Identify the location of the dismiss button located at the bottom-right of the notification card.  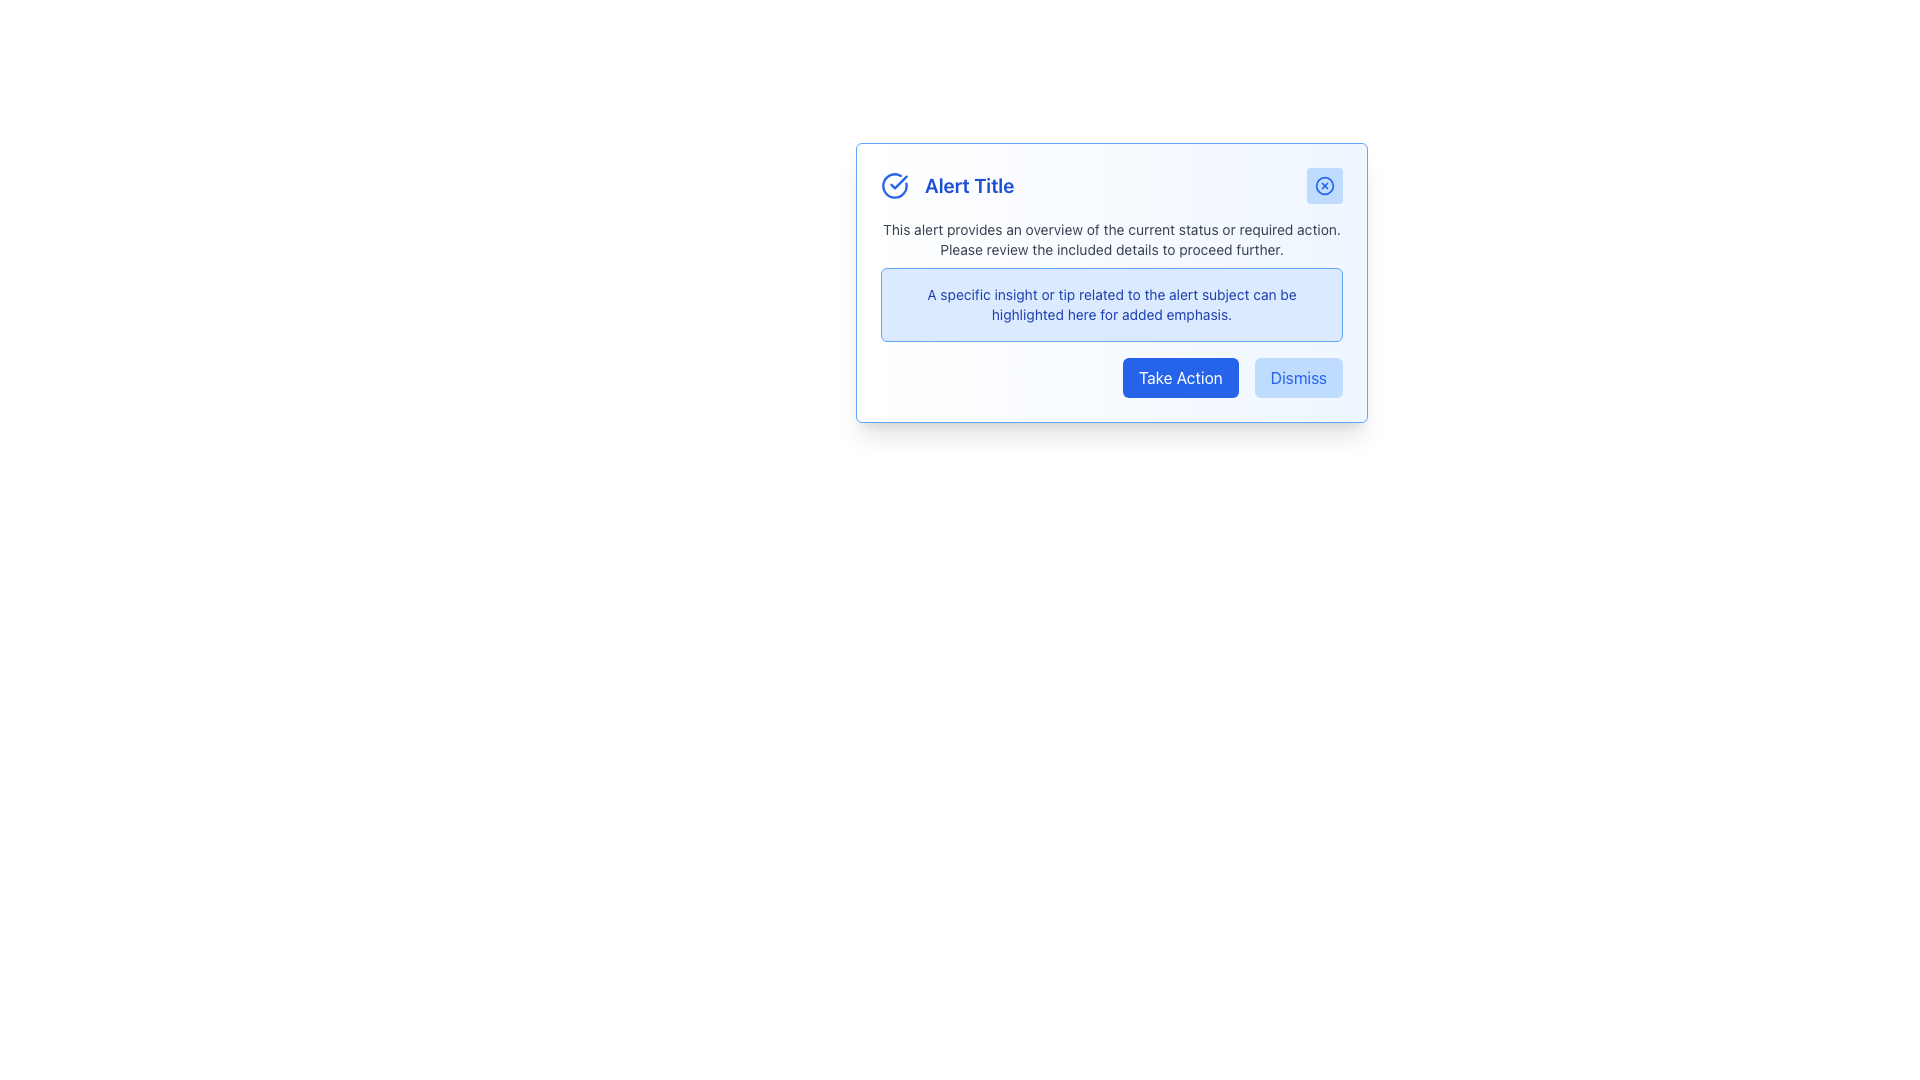
(1297, 378).